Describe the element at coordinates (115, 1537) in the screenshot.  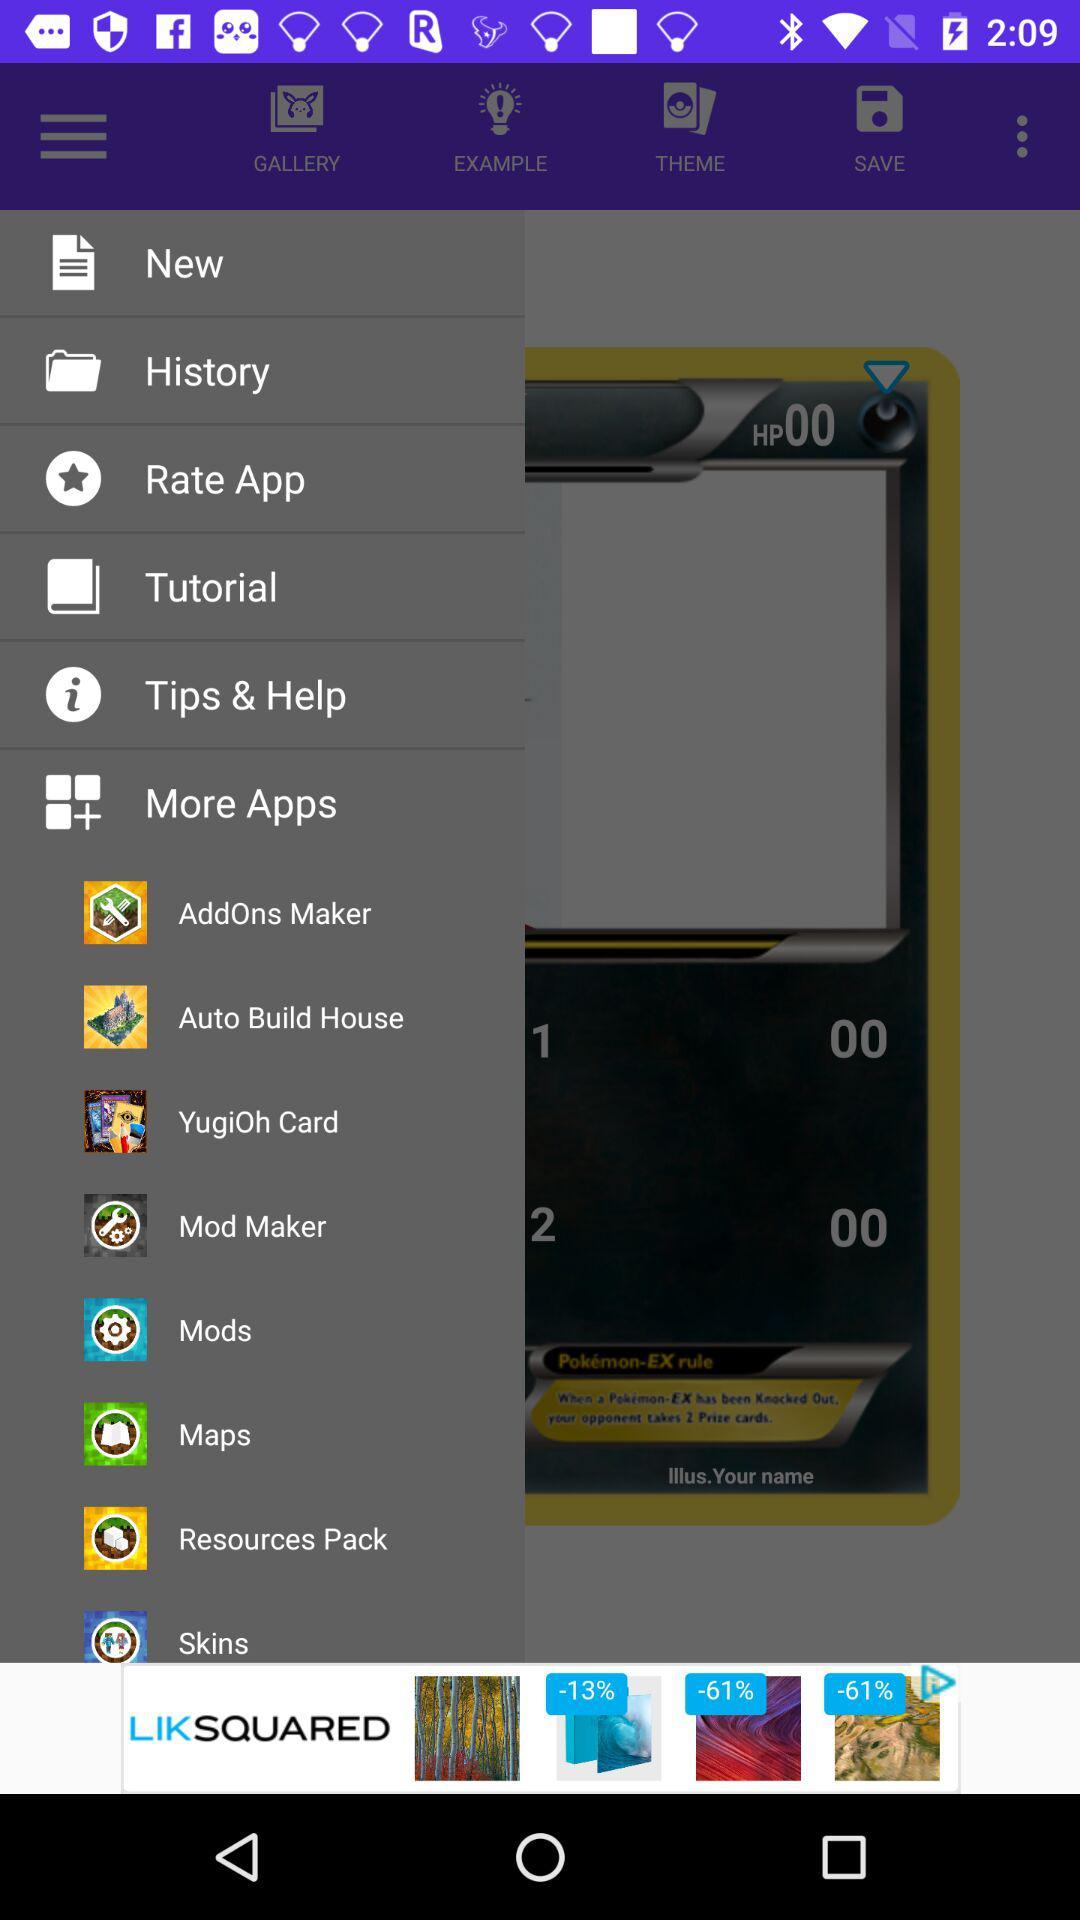
I see `the icon which is before resource pack` at that location.